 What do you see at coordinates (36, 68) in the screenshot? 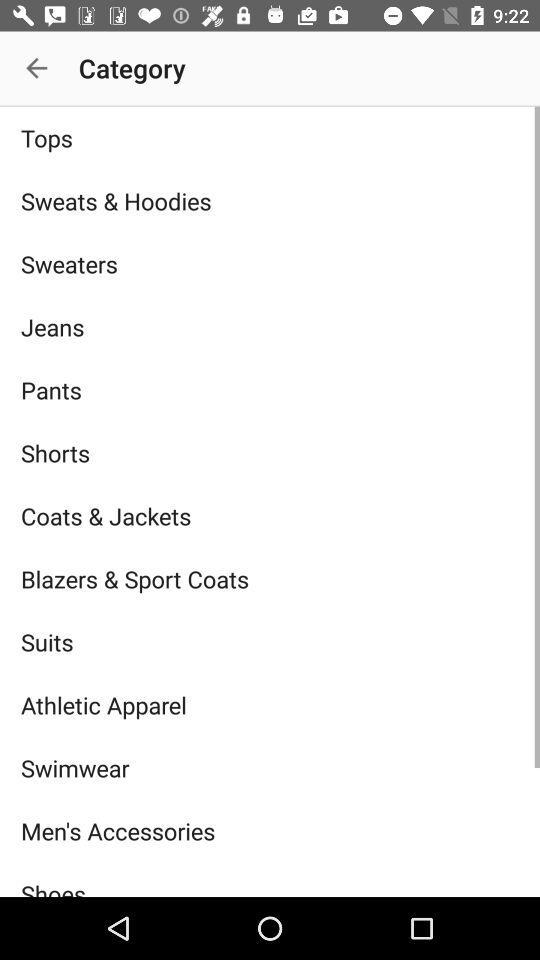
I see `icon next to the category app` at bounding box center [36, 68].